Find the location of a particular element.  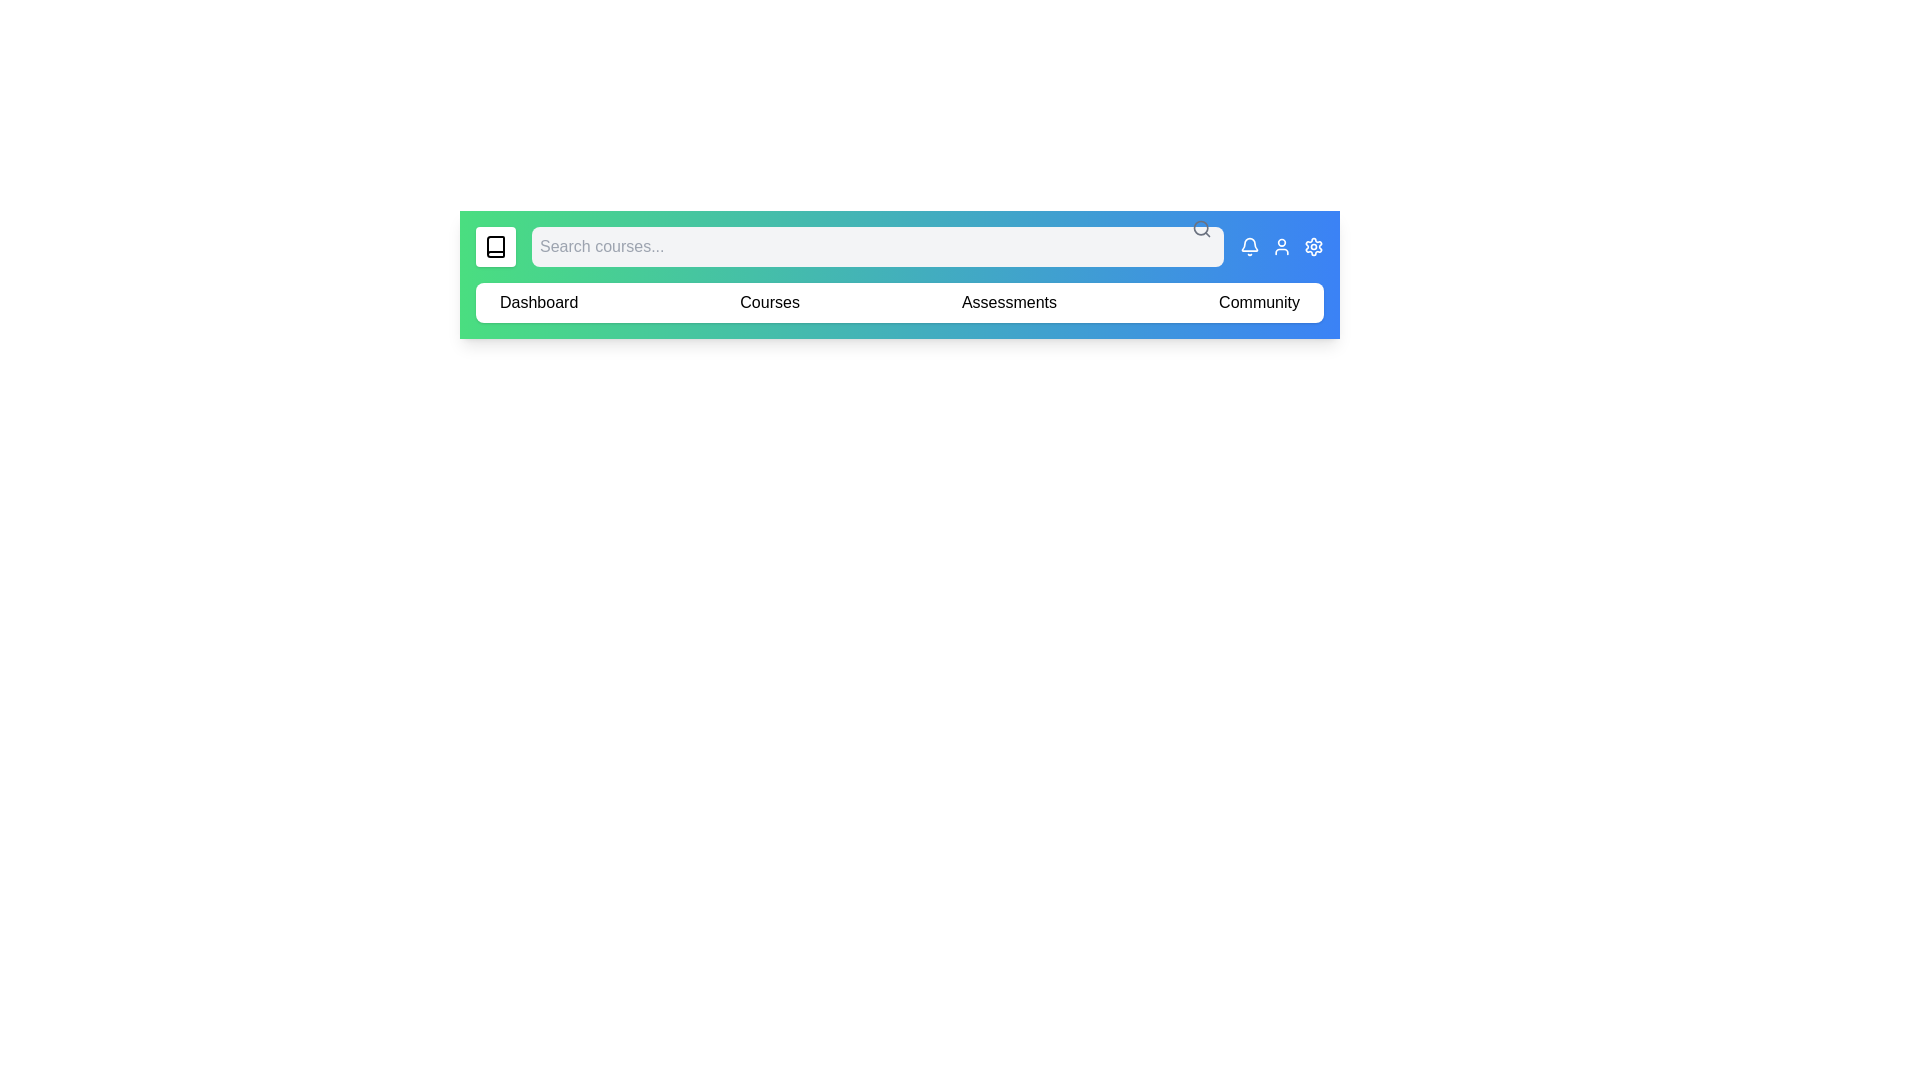

the navigation menu item Community is located at coordinates (1257, 303).